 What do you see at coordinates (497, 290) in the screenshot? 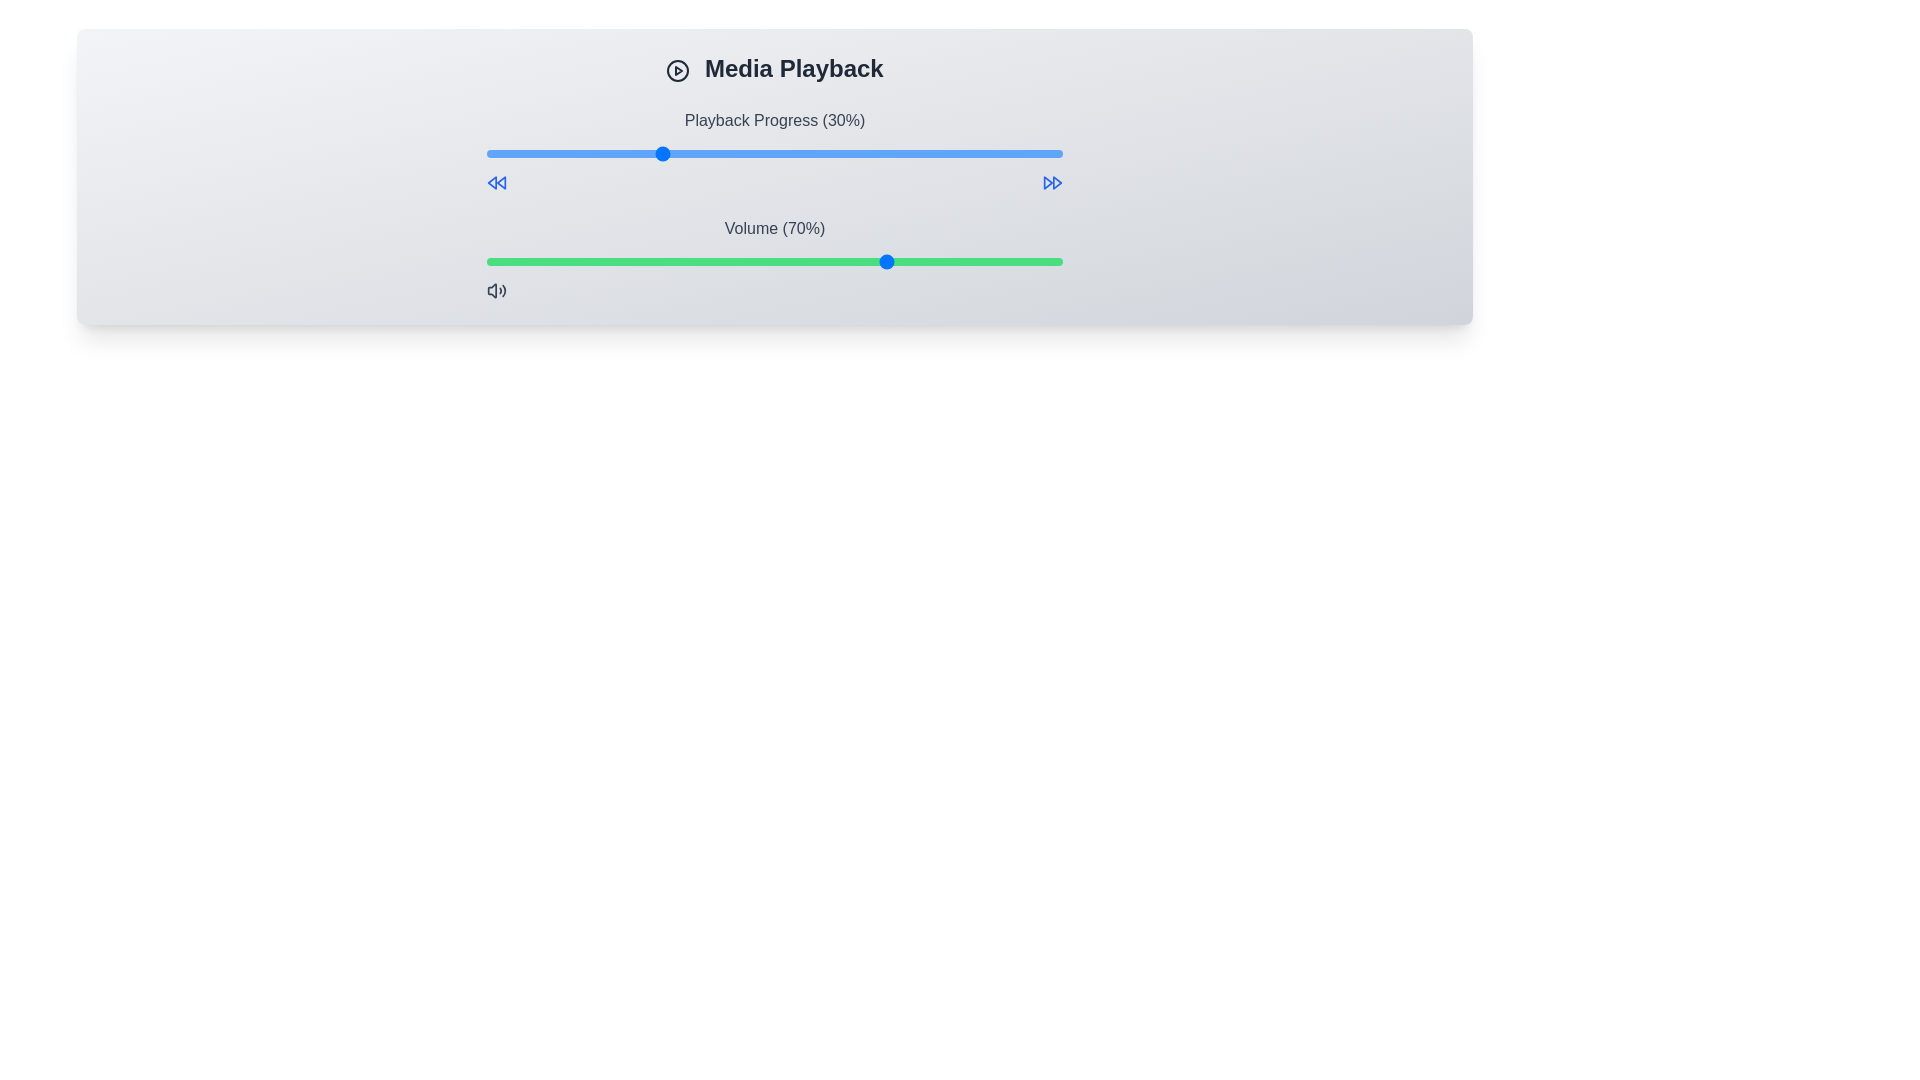
I see `the volume icon to toggle or adjust the volume settings` at bounding box center [497, 290].